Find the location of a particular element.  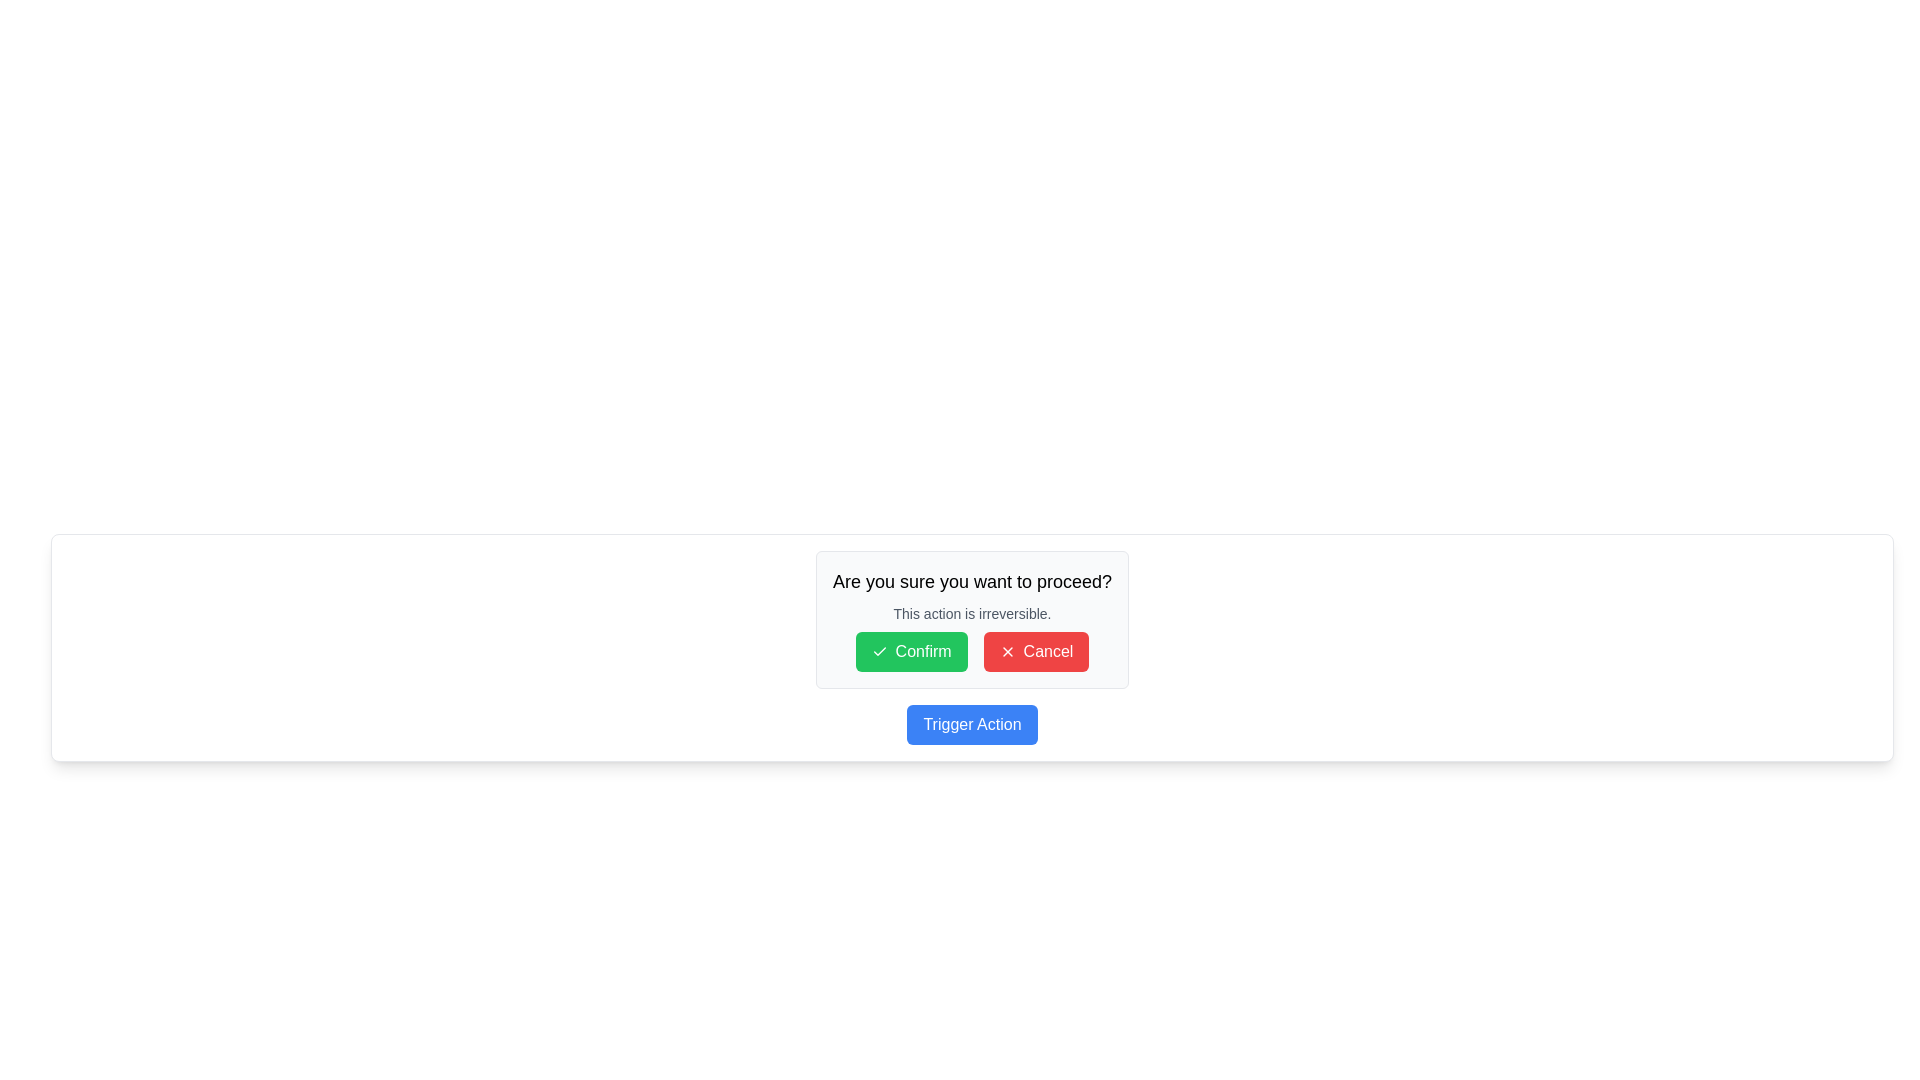

the checkmark icon embedded in the leftmost part of the 'Confirm' button, which visually represents the action of confirming is located at coordinates (879, 651).